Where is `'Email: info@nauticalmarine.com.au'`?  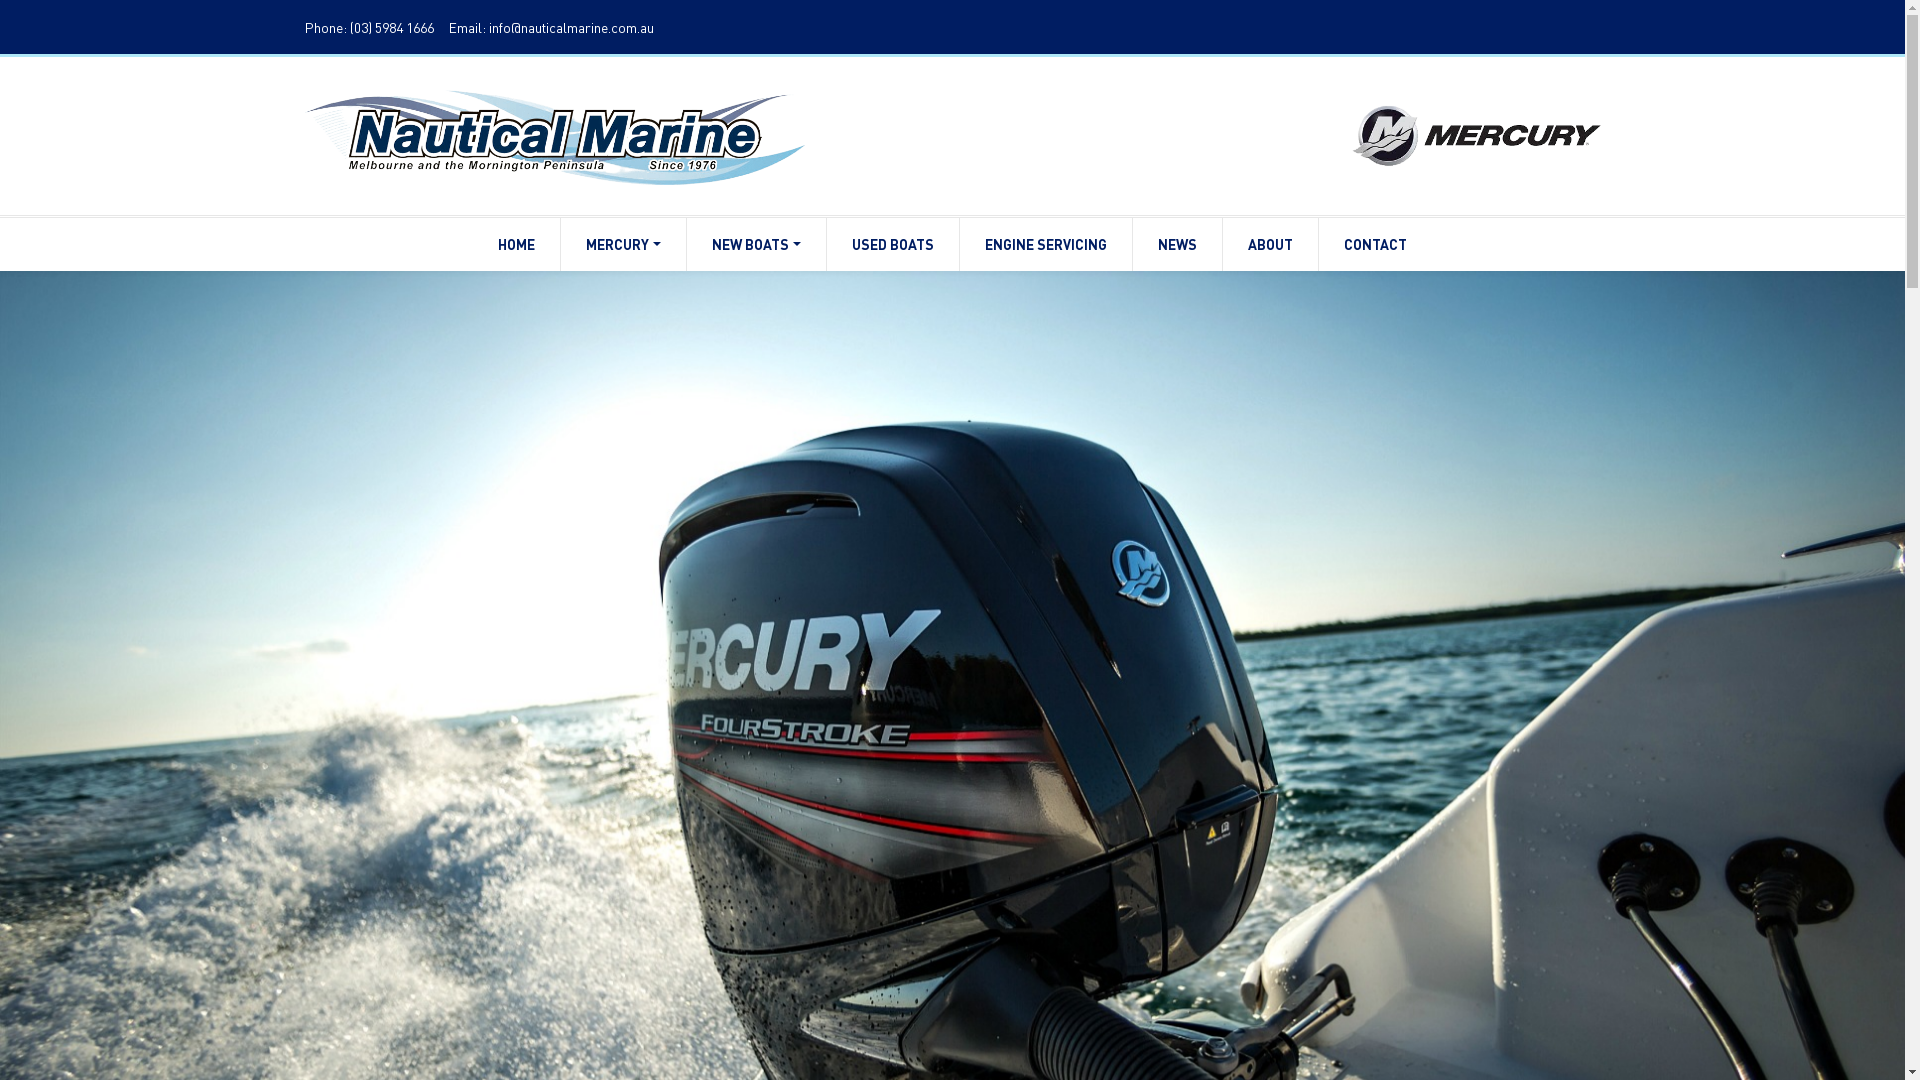
'Email: info@nauticalmarine.com.au' is located at coordinates (550, 27).